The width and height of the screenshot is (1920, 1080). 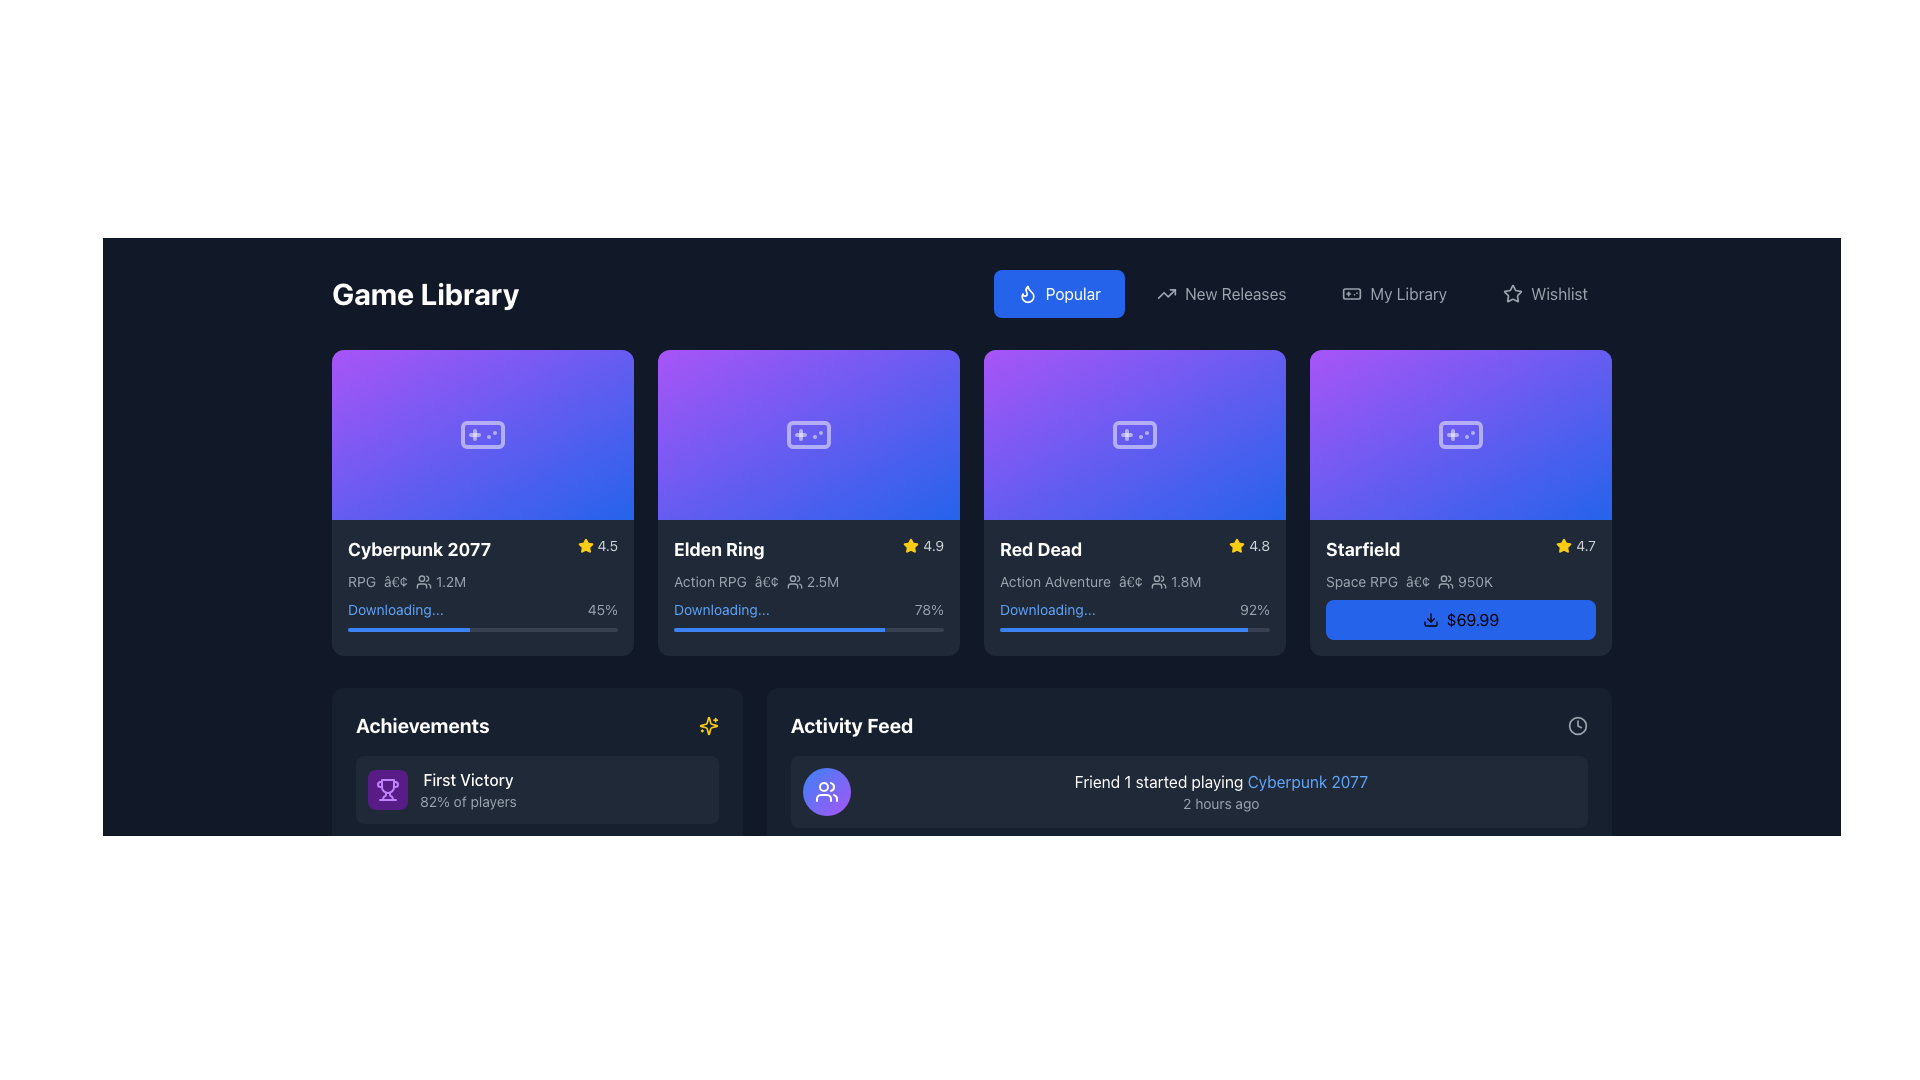 I want to click on the blue filled segment of the progress bar located under the 'Downloading...' text in the 'Cyberpunk 2077' game card, so click(x=407, y=628).